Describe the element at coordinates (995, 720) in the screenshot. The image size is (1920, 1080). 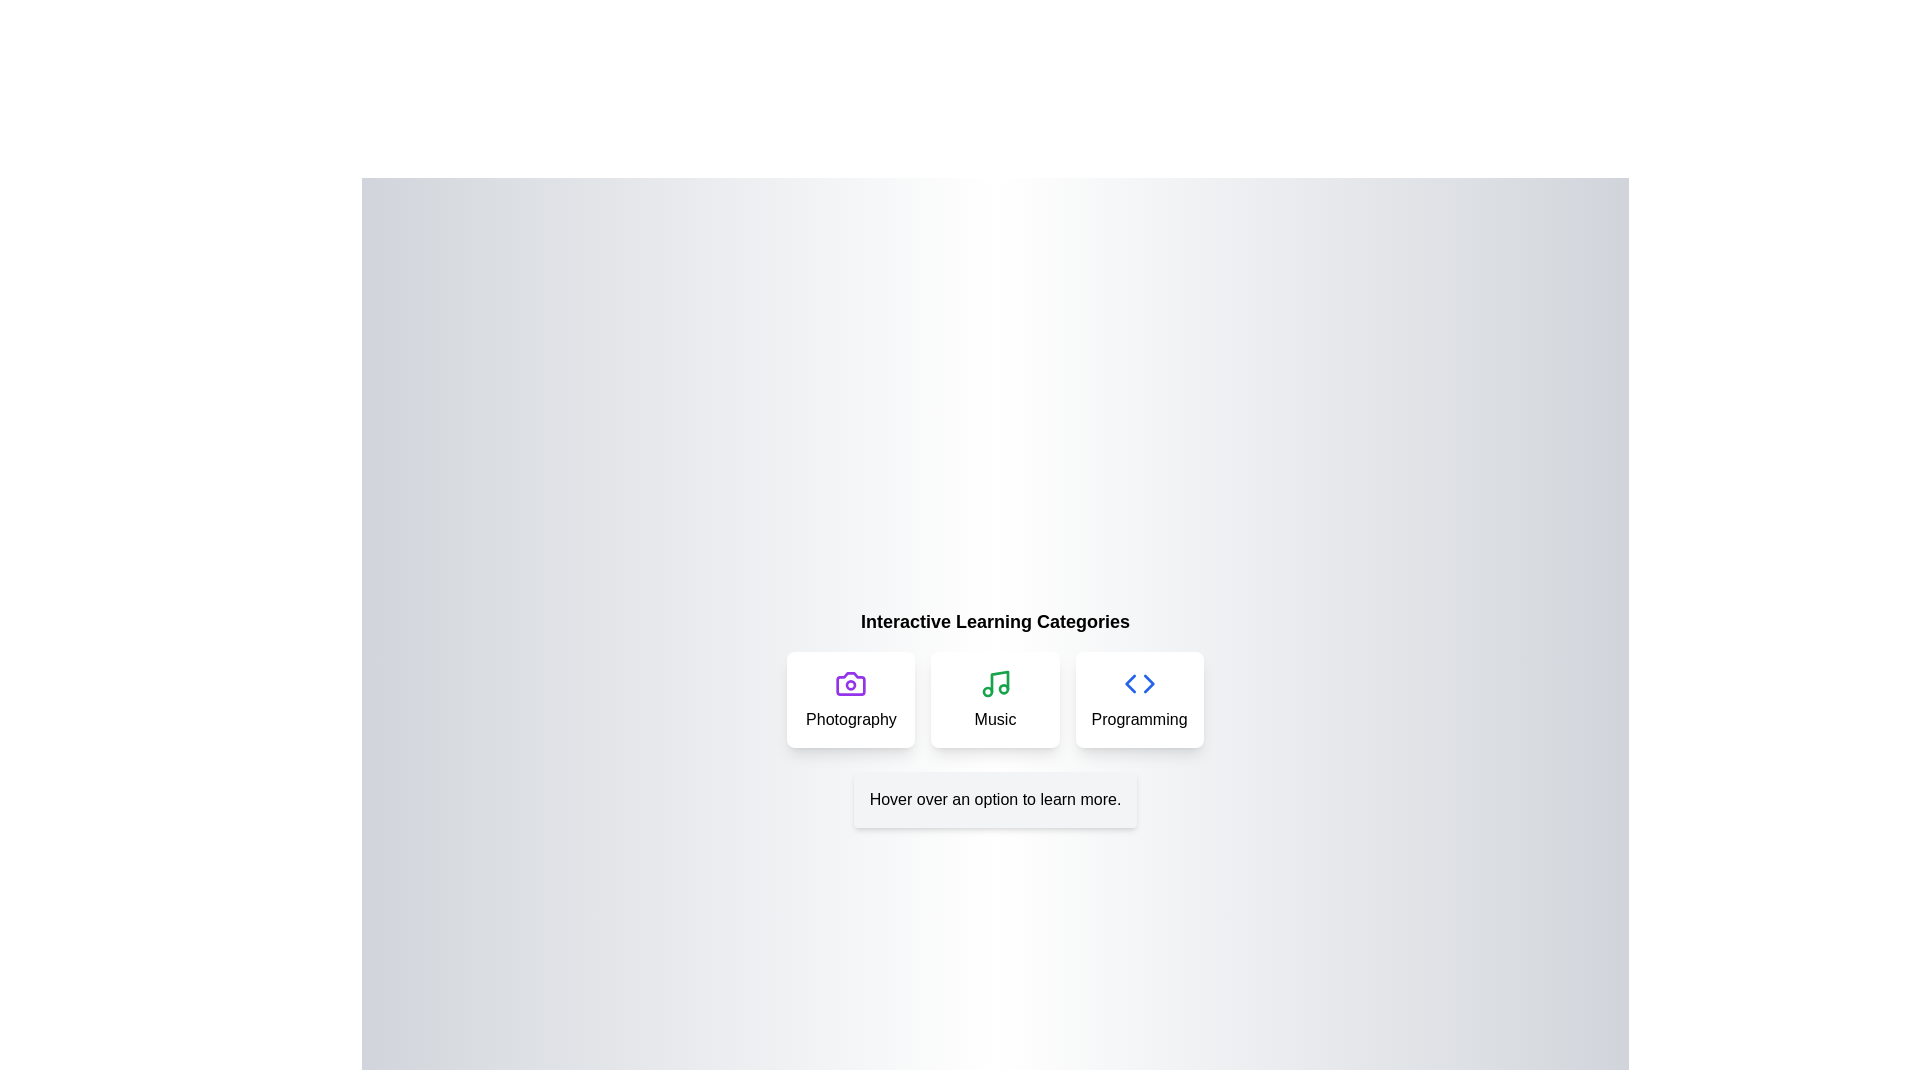
I see `the 'Music' text label, which is styled in black with a medium font and is part of a card layout located below a musical note icon` at that location.